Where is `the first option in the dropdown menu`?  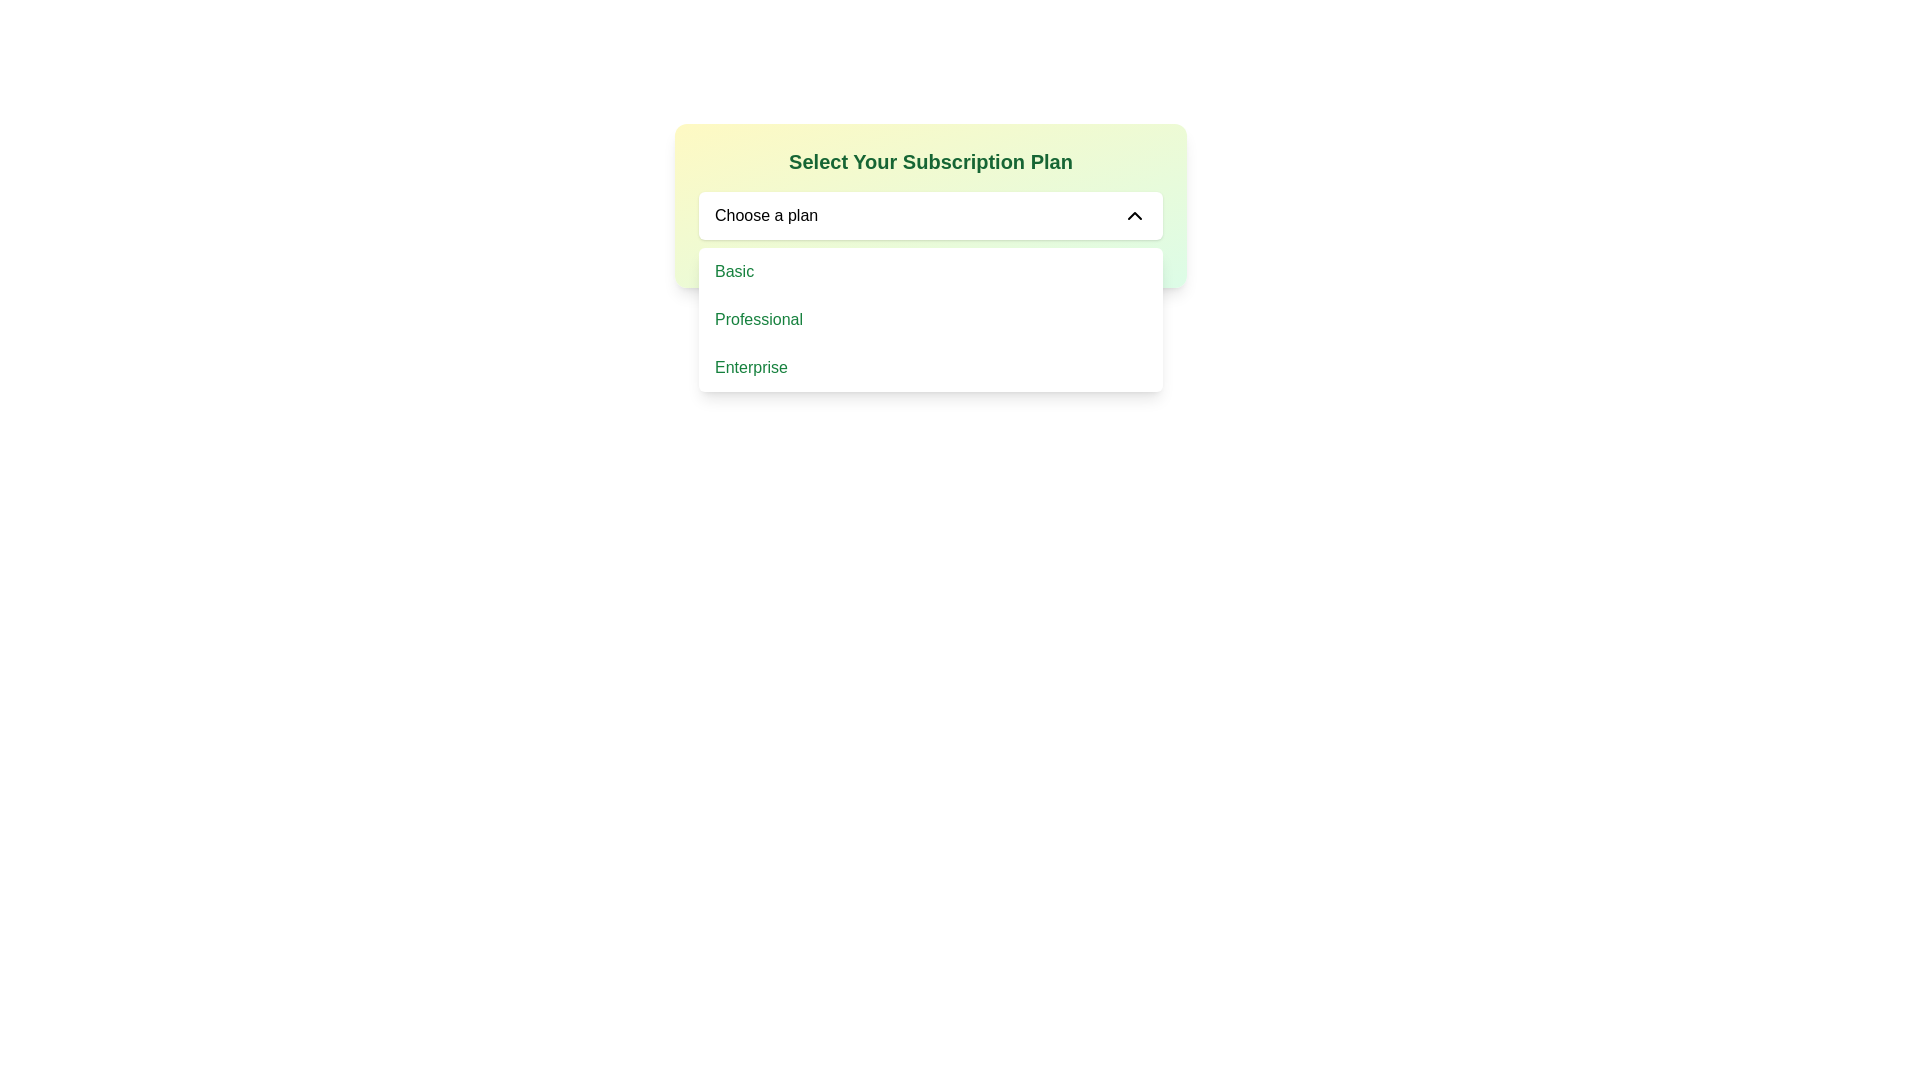 the first option in the dropdown menu is located at coordinates (930, 272).